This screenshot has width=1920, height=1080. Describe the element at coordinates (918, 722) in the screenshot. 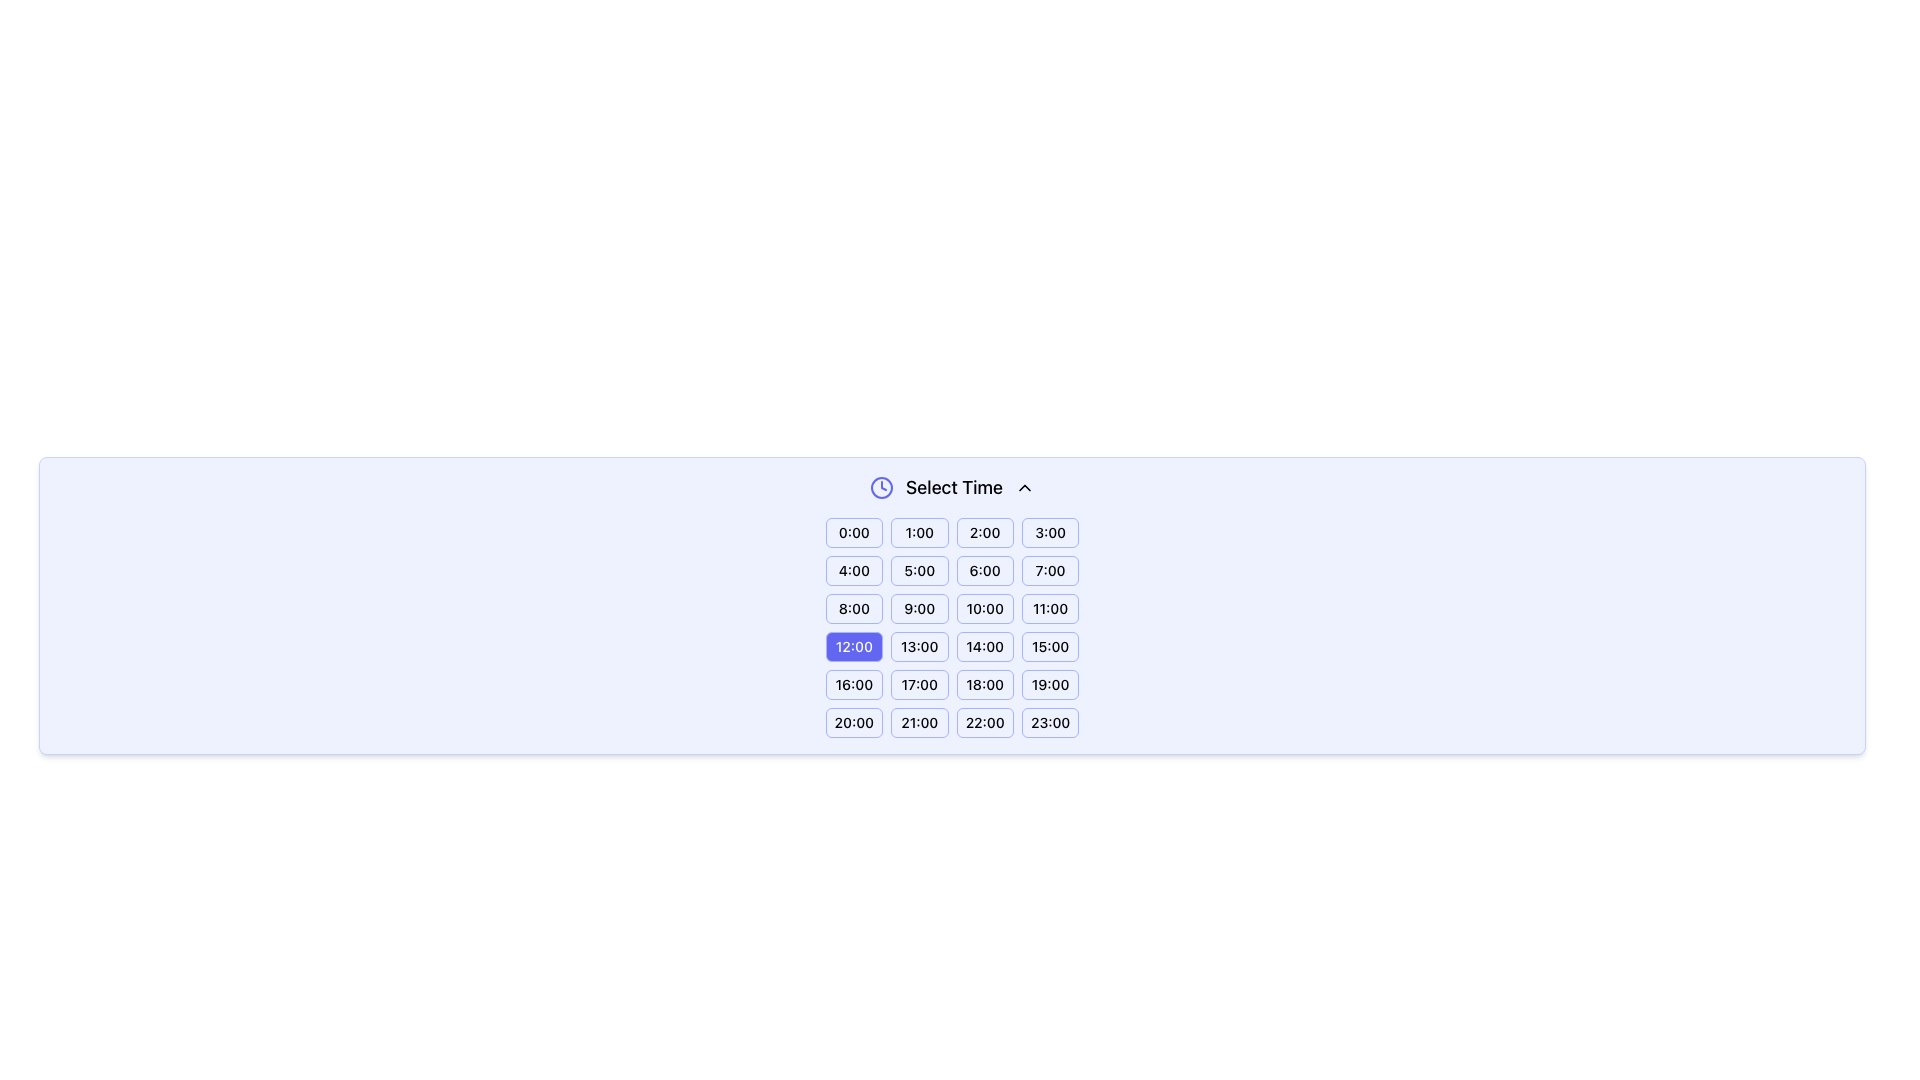

I see `the '21:00' time slot button located in the last row of the time slot grid, second from the left` at that location.